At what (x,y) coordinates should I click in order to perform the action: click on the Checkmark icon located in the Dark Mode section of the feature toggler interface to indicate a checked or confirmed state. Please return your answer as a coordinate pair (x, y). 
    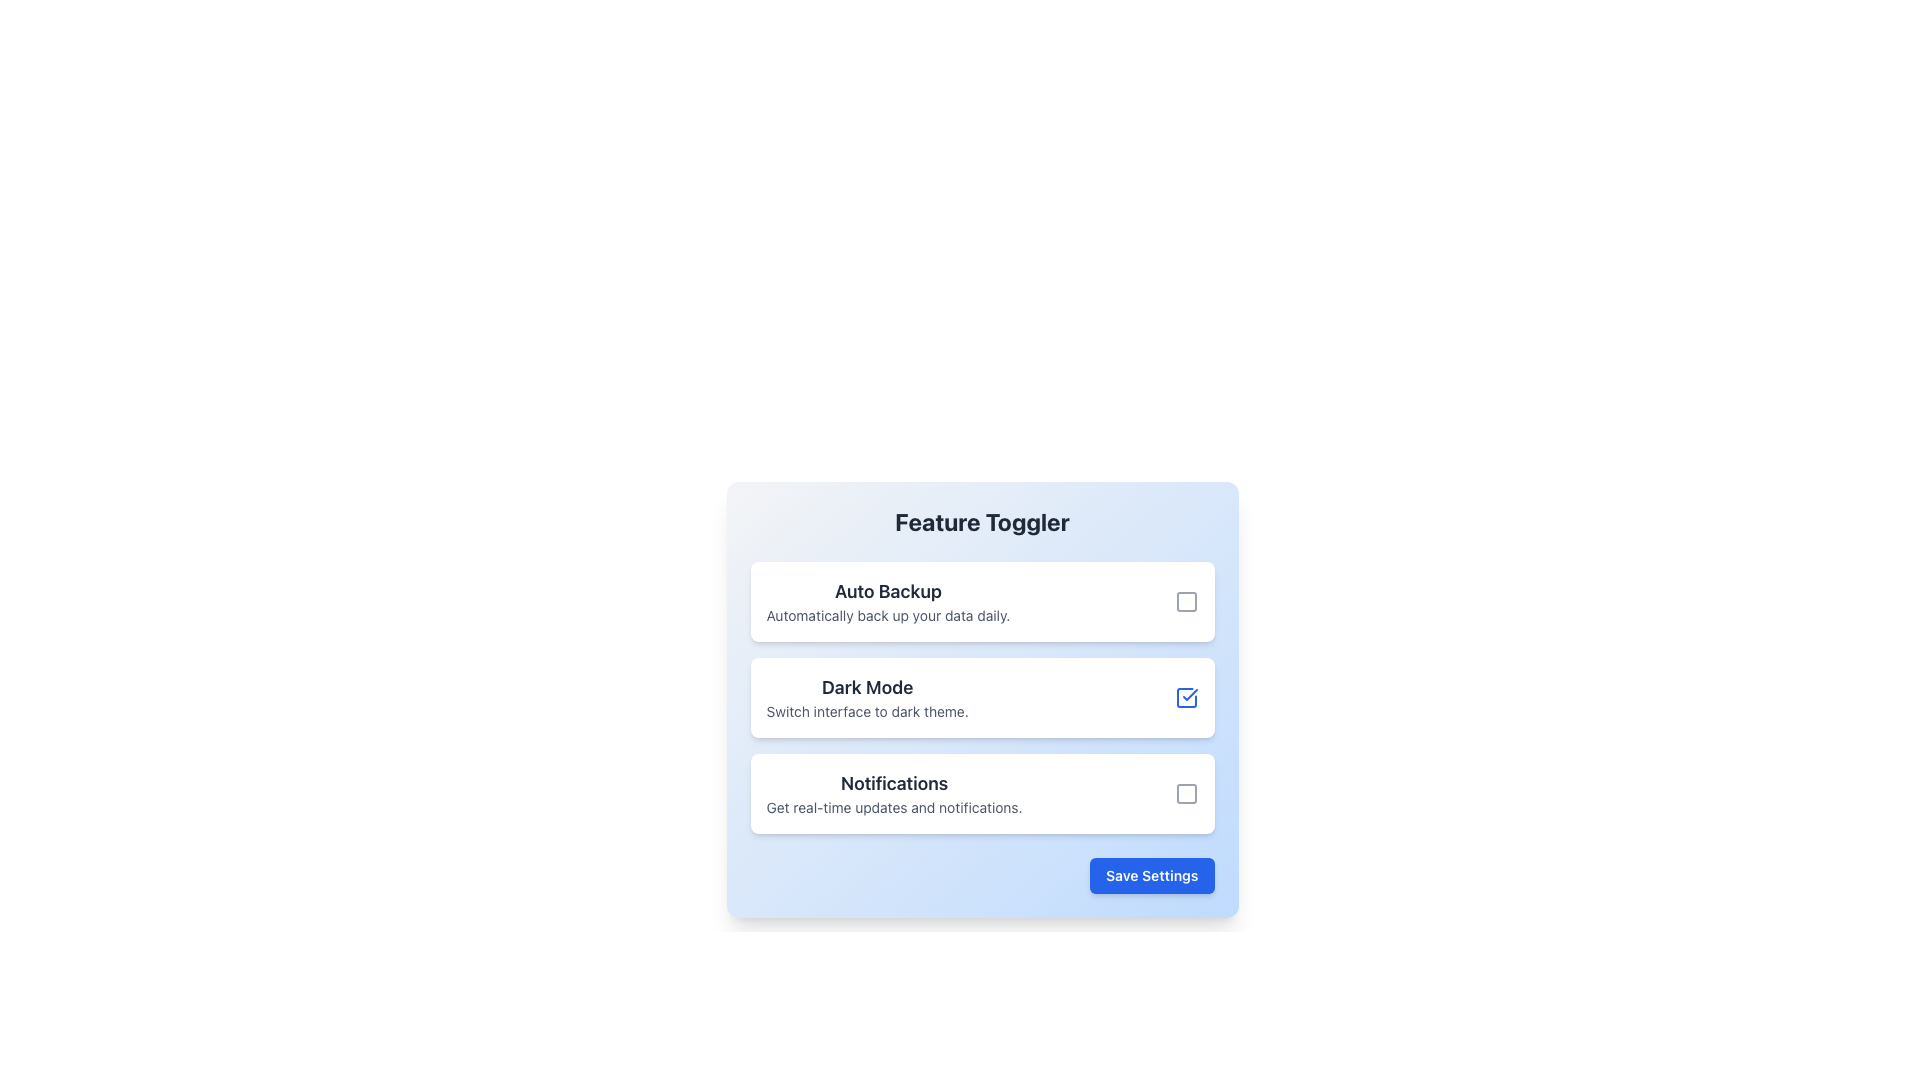
    Looking at the image, I should click on (1190, 693).